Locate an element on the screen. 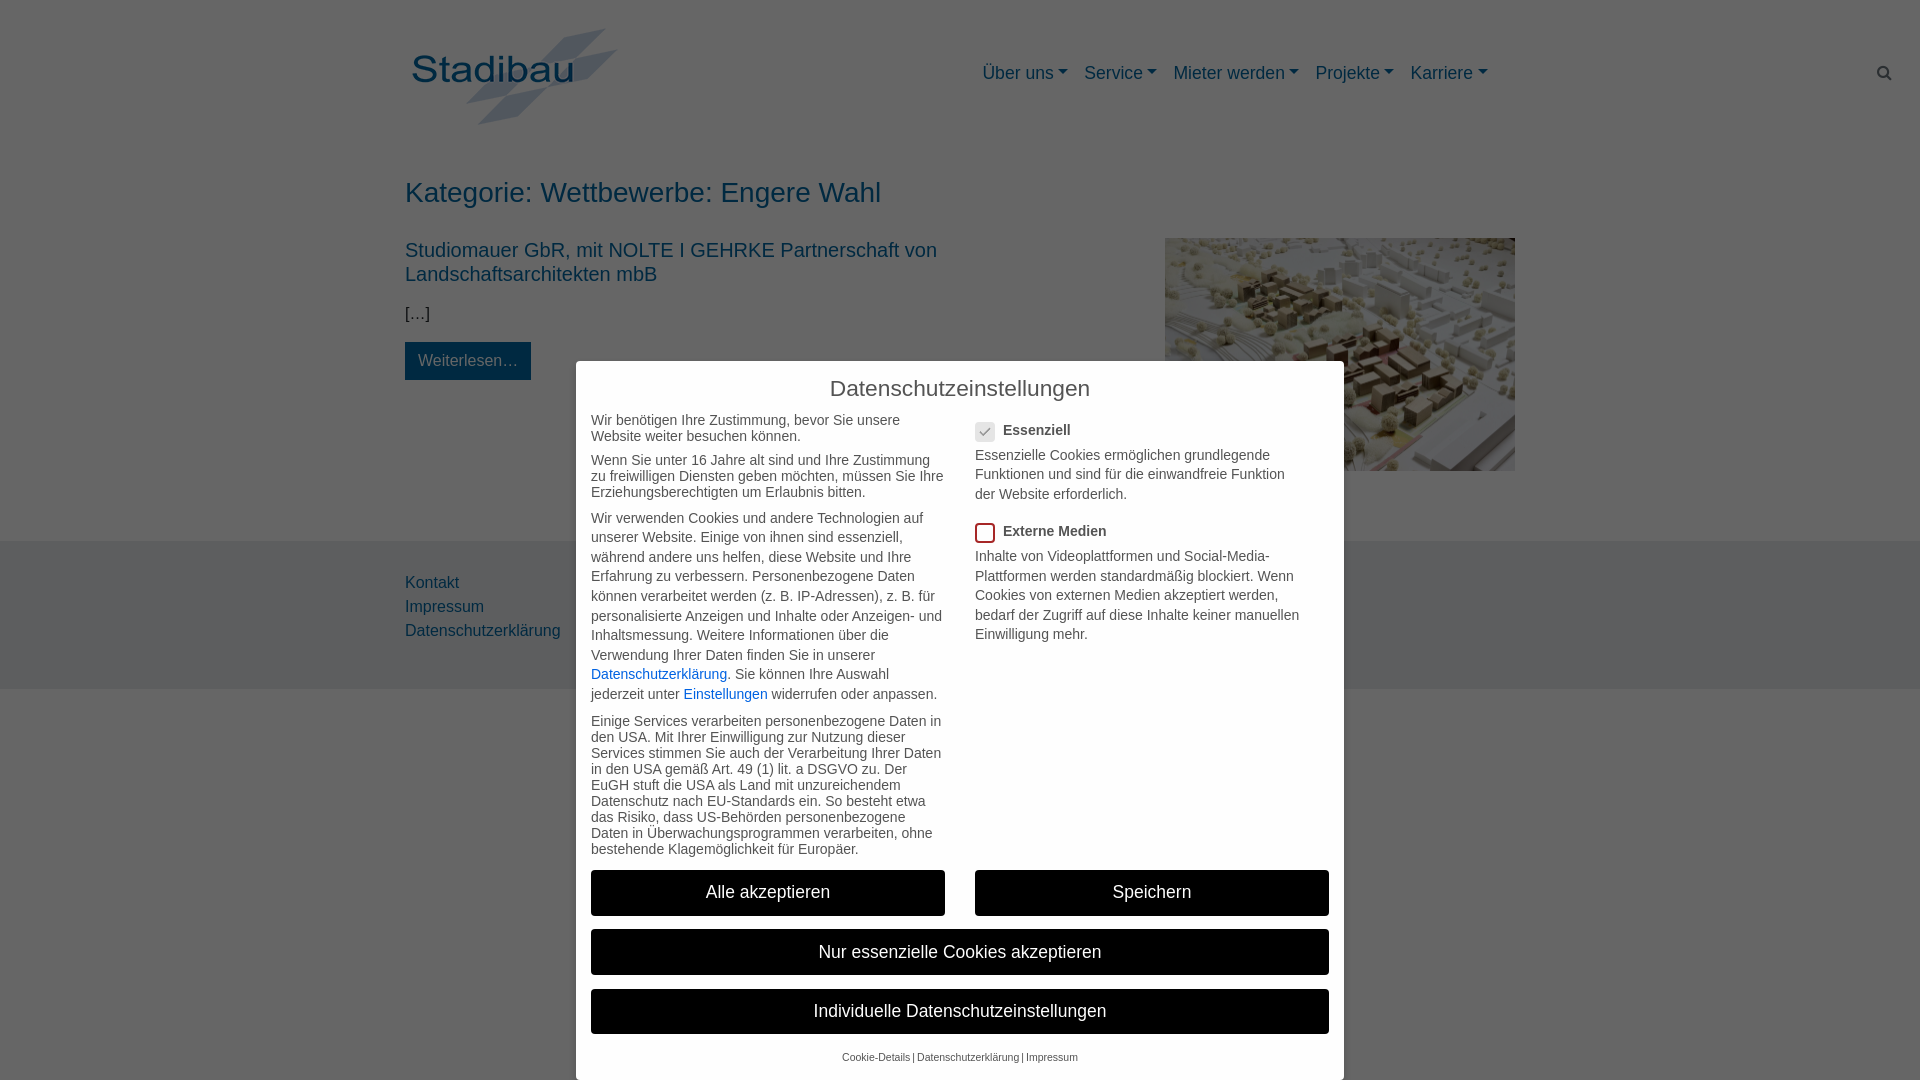 The height and width of the screenshot is (1080, 1920). 'Cookie-Details' is located at coordinates (875, 1055).